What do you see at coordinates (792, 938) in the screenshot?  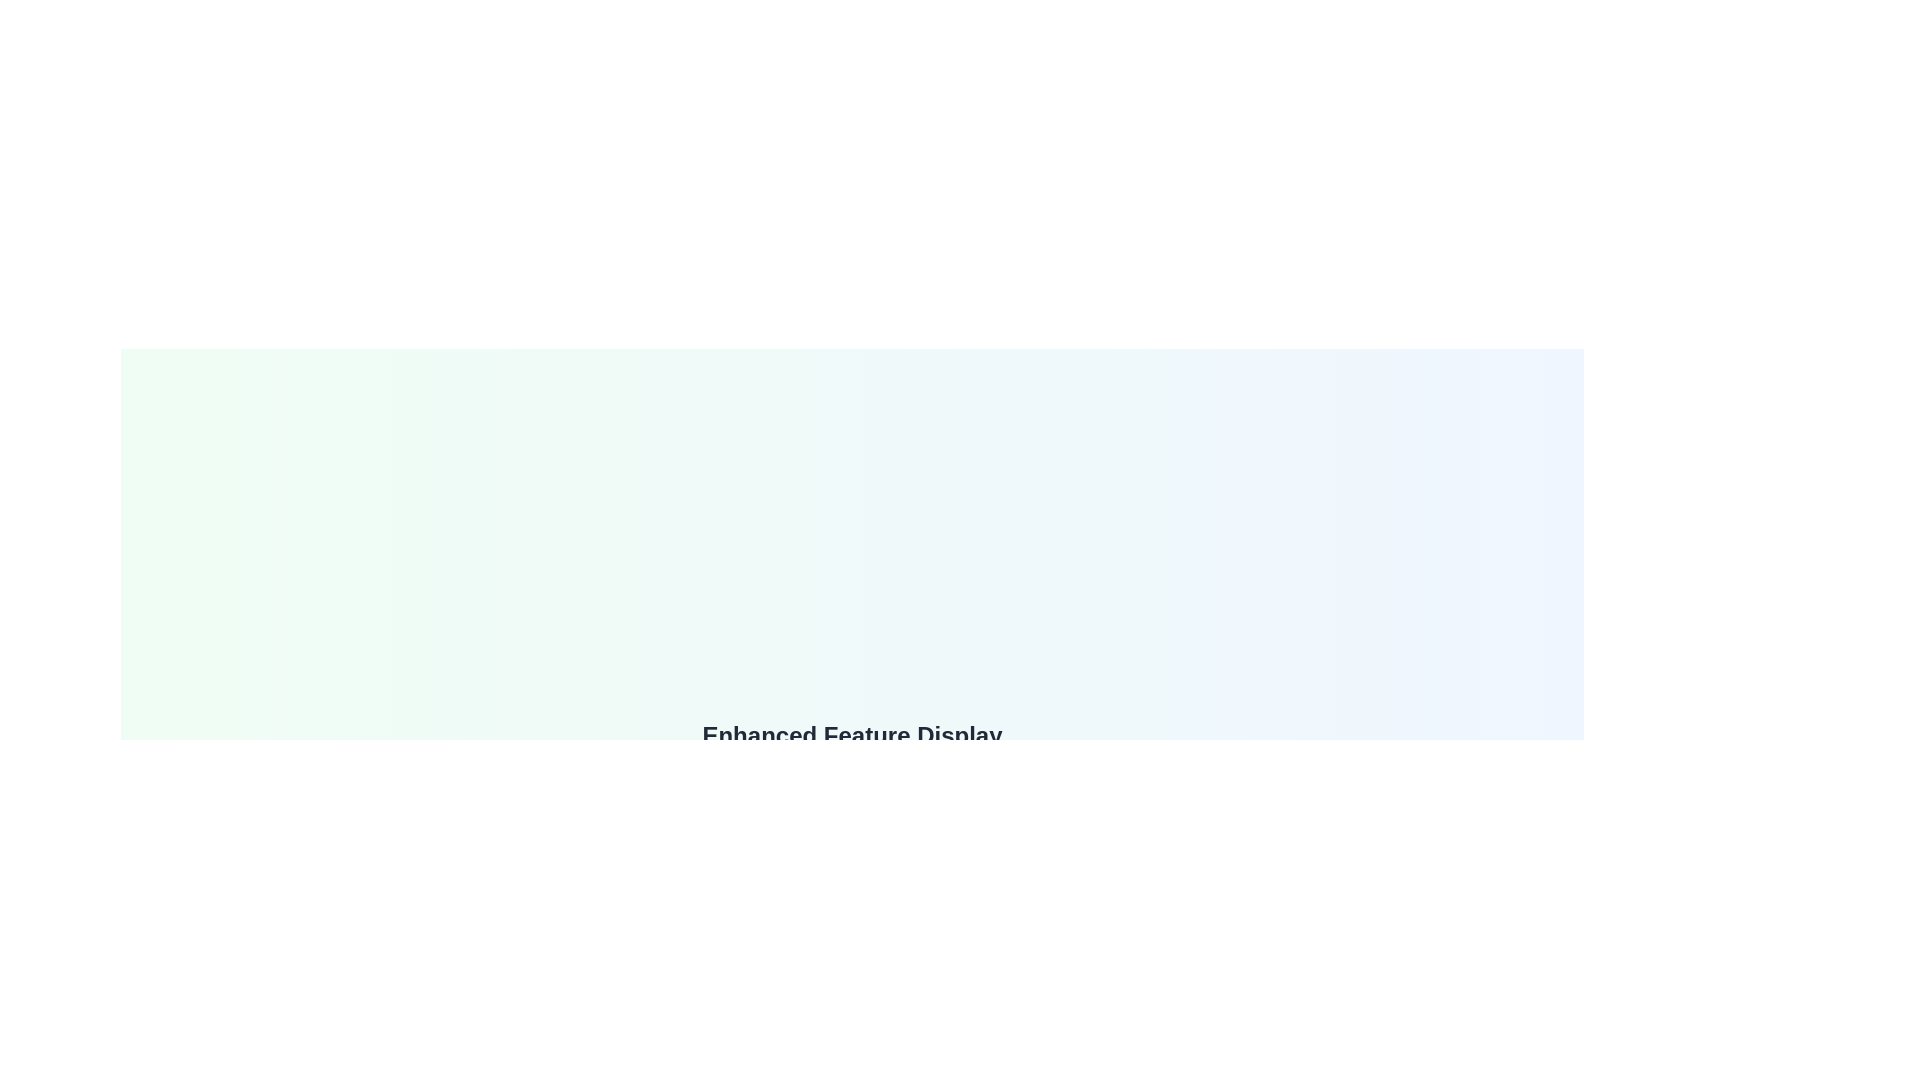 I see `circular SVG element styled with blue accents by opening the developer tools` at bounding box center [792, 938].